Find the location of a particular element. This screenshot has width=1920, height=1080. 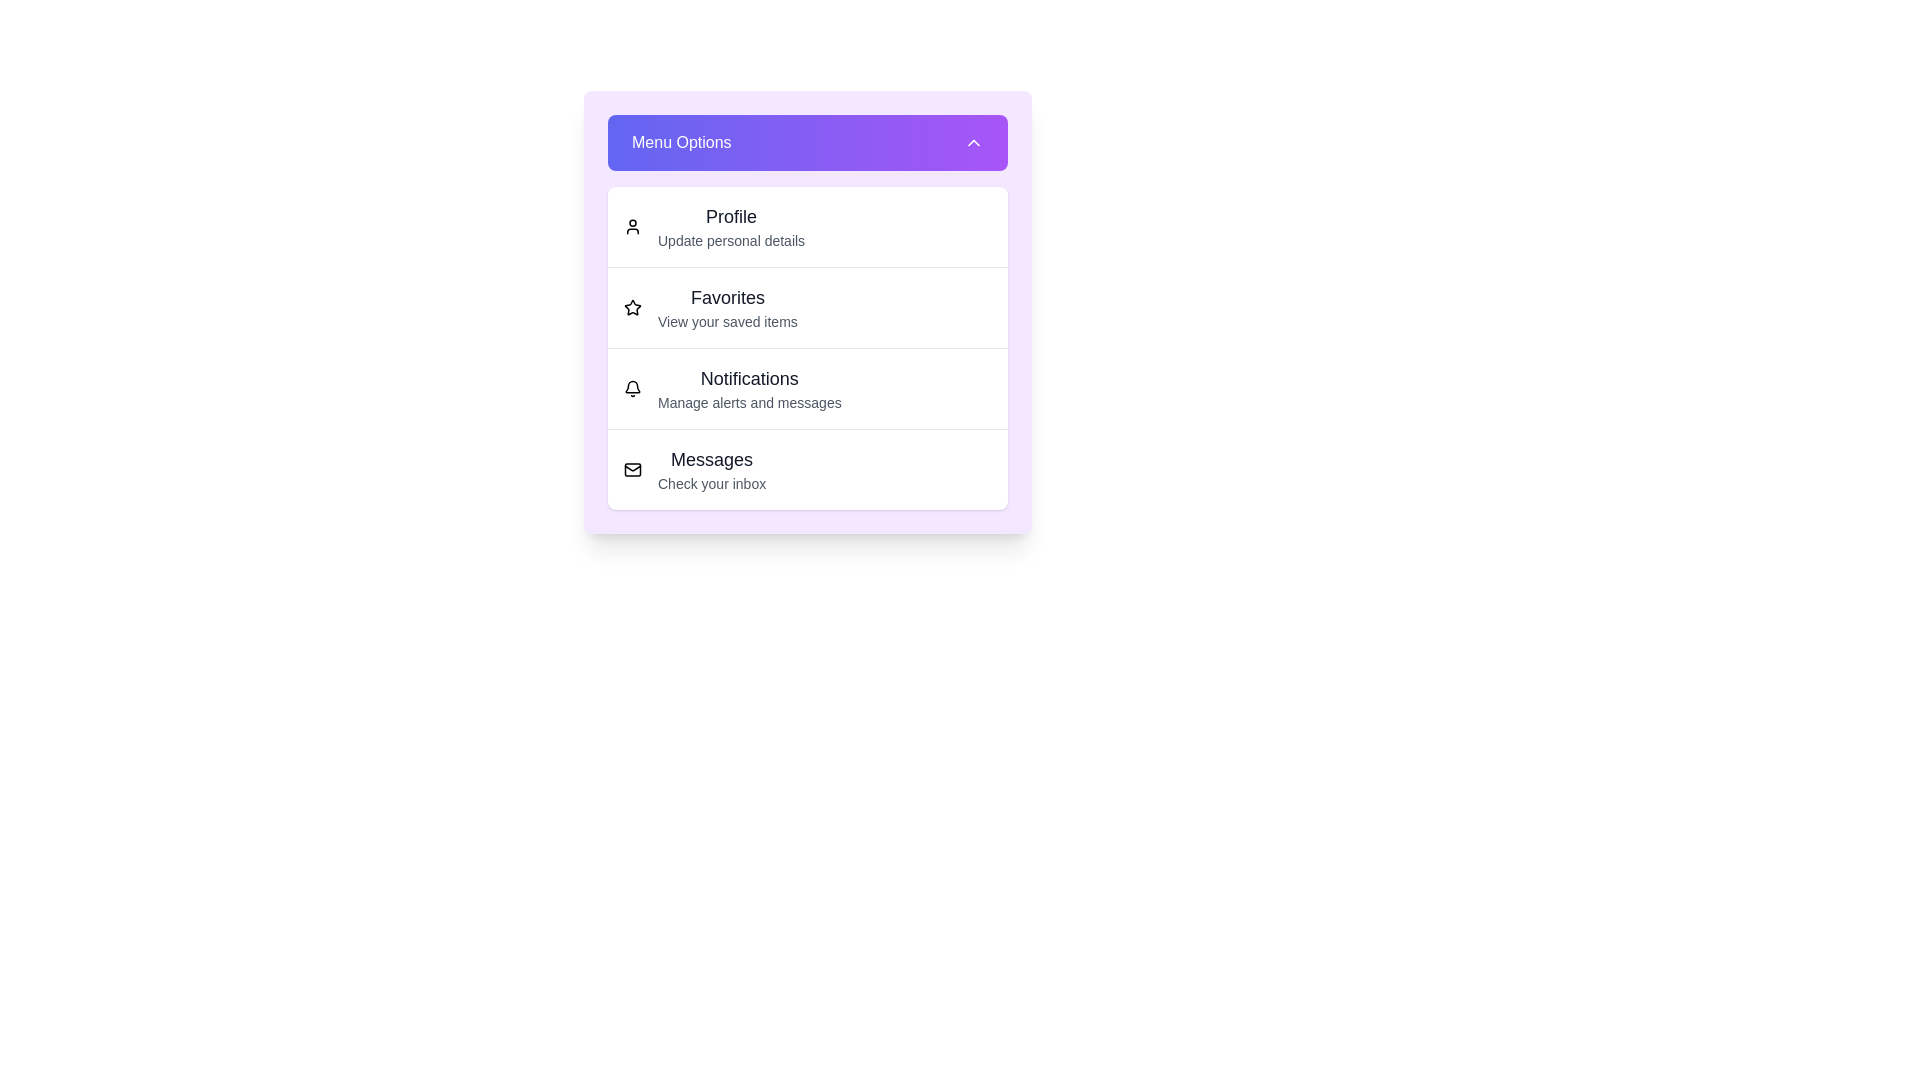

the menu item corresponding to Favorites is located at coordinates (632, 308).